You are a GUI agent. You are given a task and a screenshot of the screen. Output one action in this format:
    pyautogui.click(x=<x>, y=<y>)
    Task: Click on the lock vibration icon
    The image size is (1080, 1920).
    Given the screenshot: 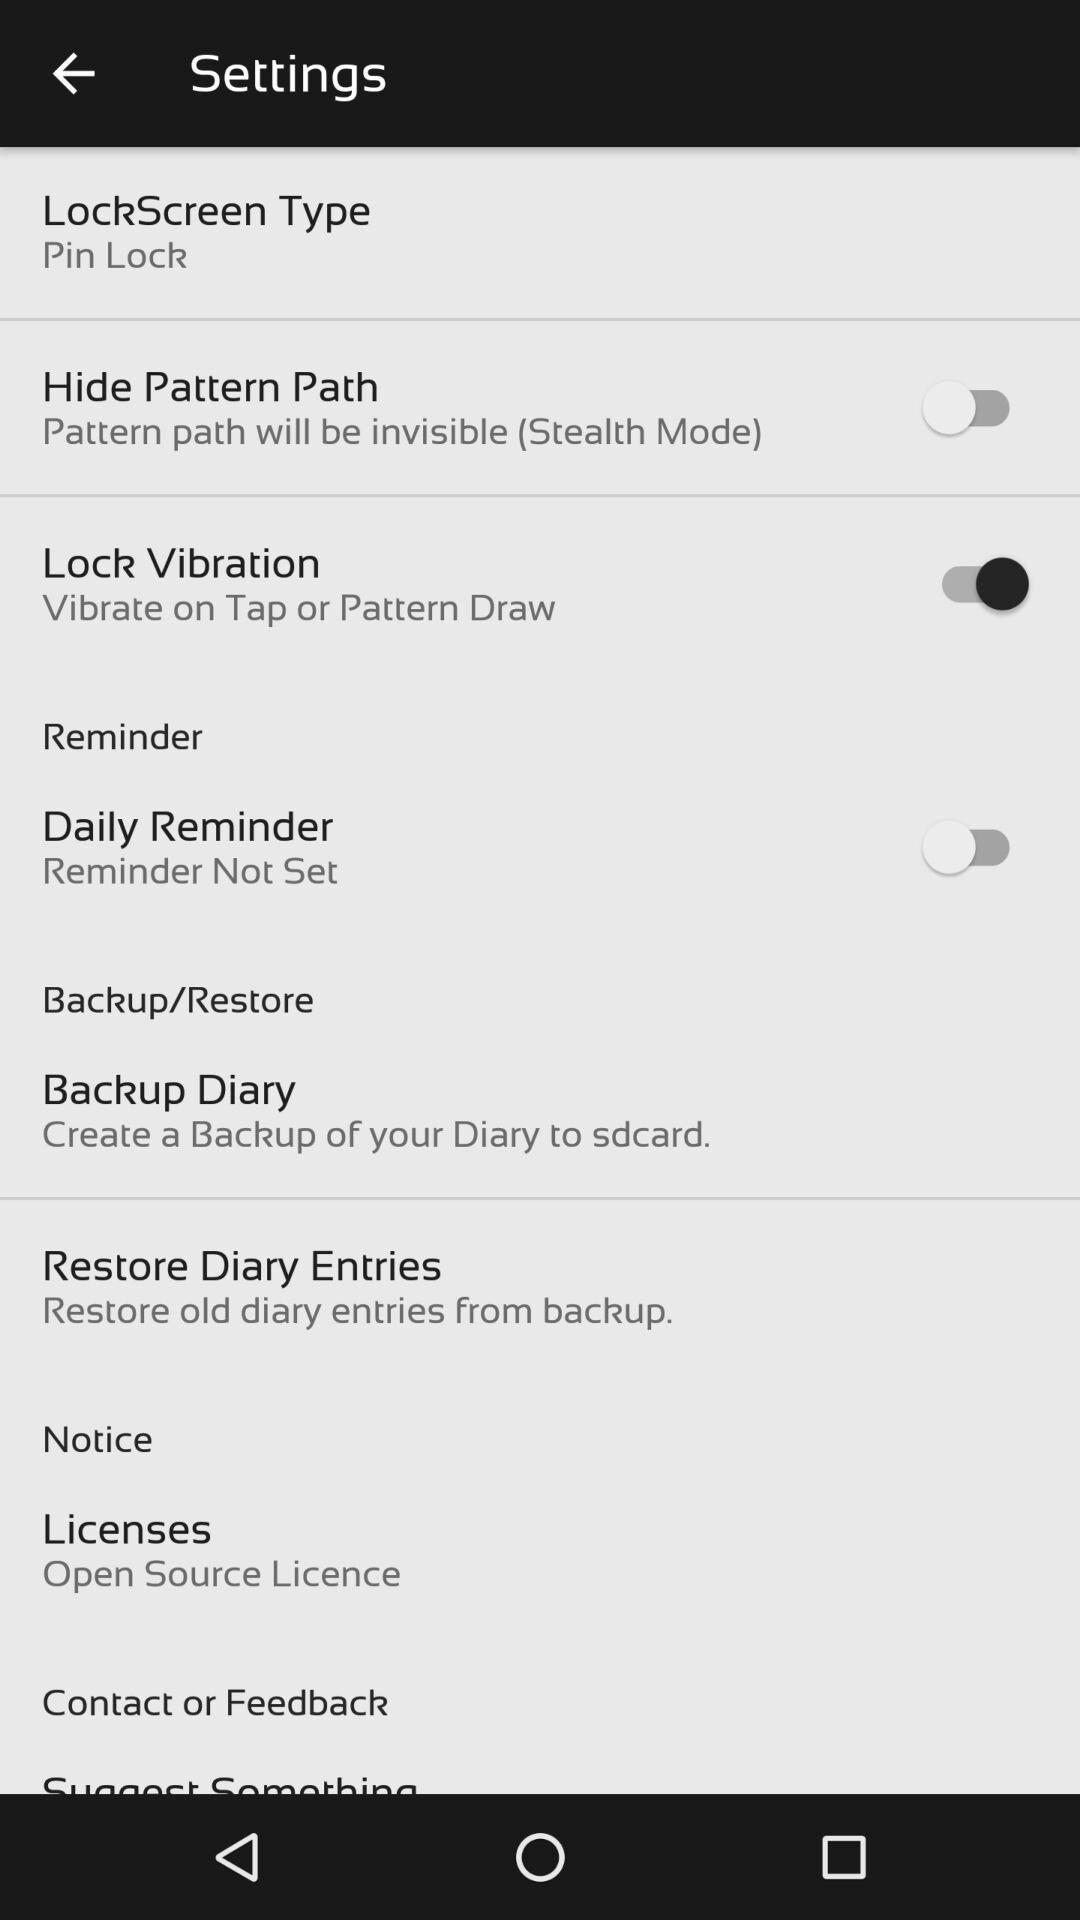 What is the action you would take?
    pyautogui.click(x=181, y=561)
    